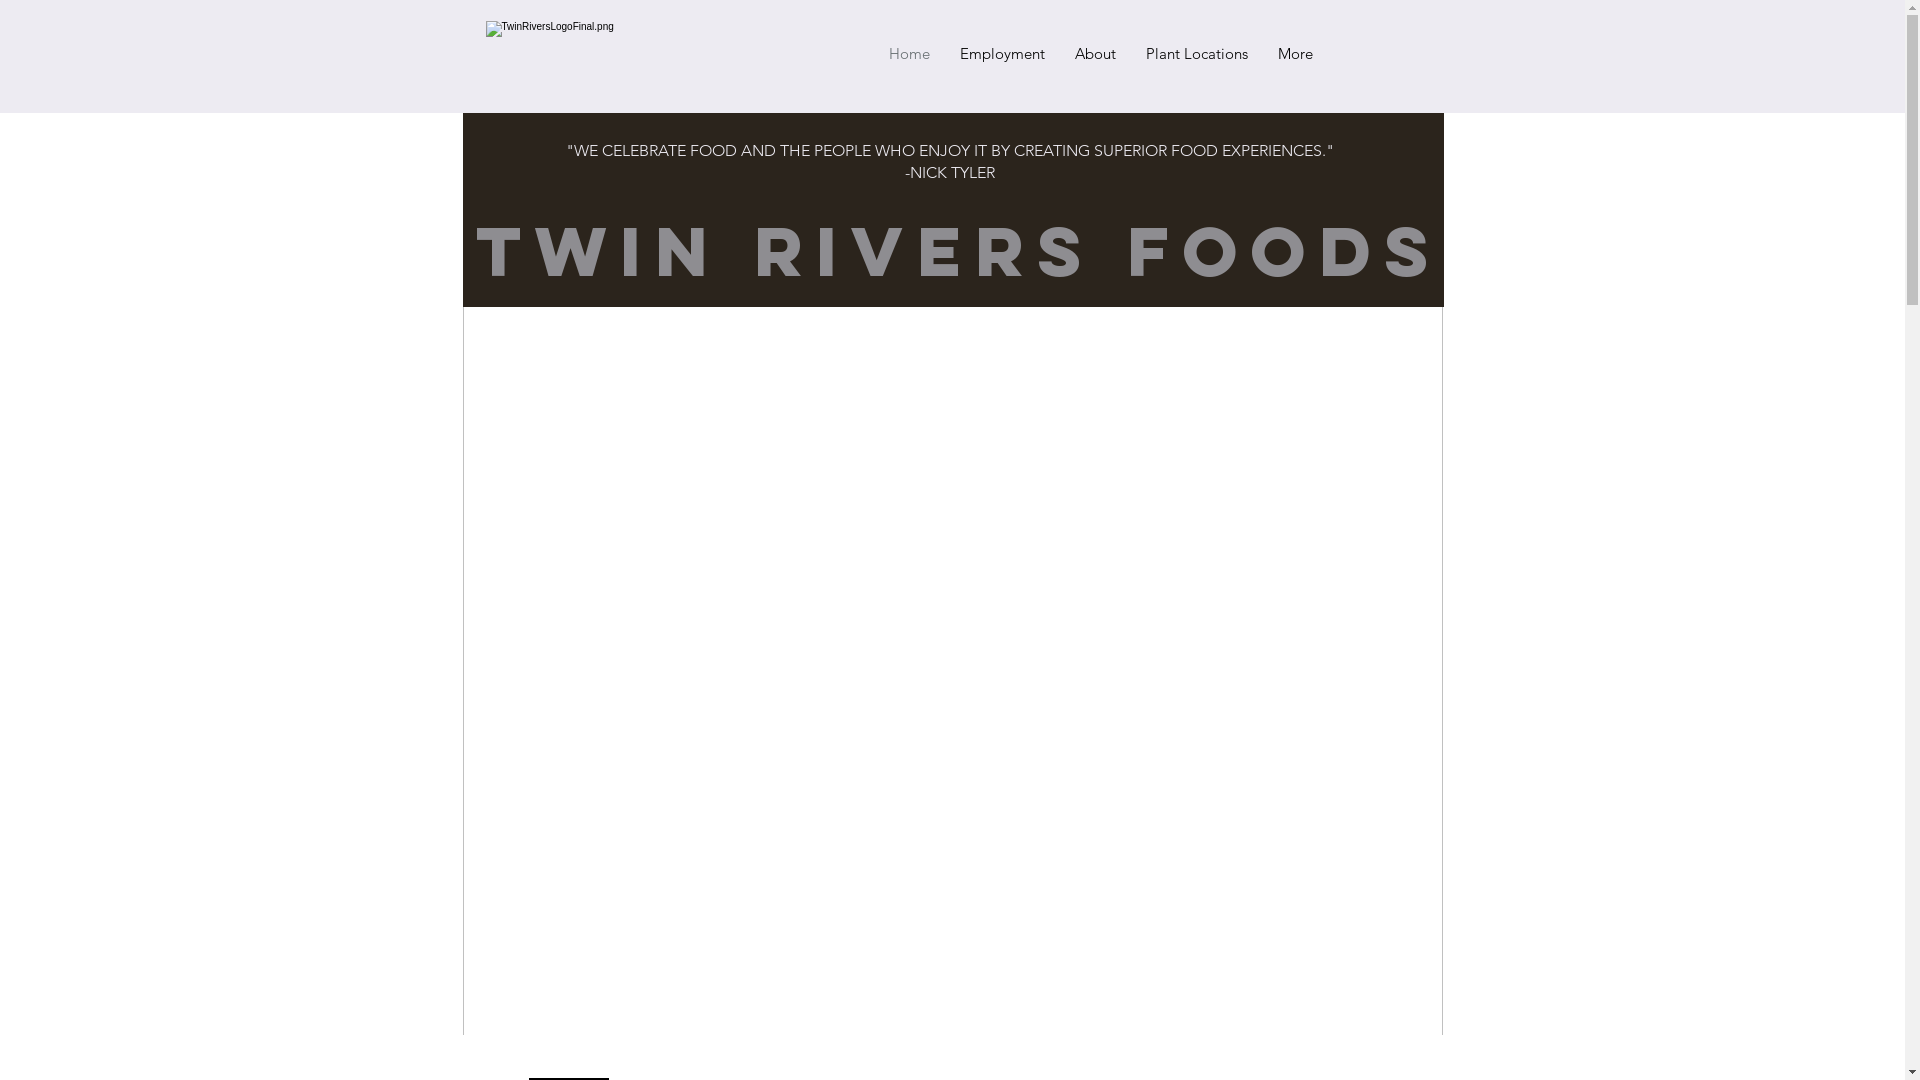 This screenshot has height=1080, width=1920. What do you see at coordinates (1001, 53) in the screenshot?
I see `'Employment'` at bounding box center [1001, 53].